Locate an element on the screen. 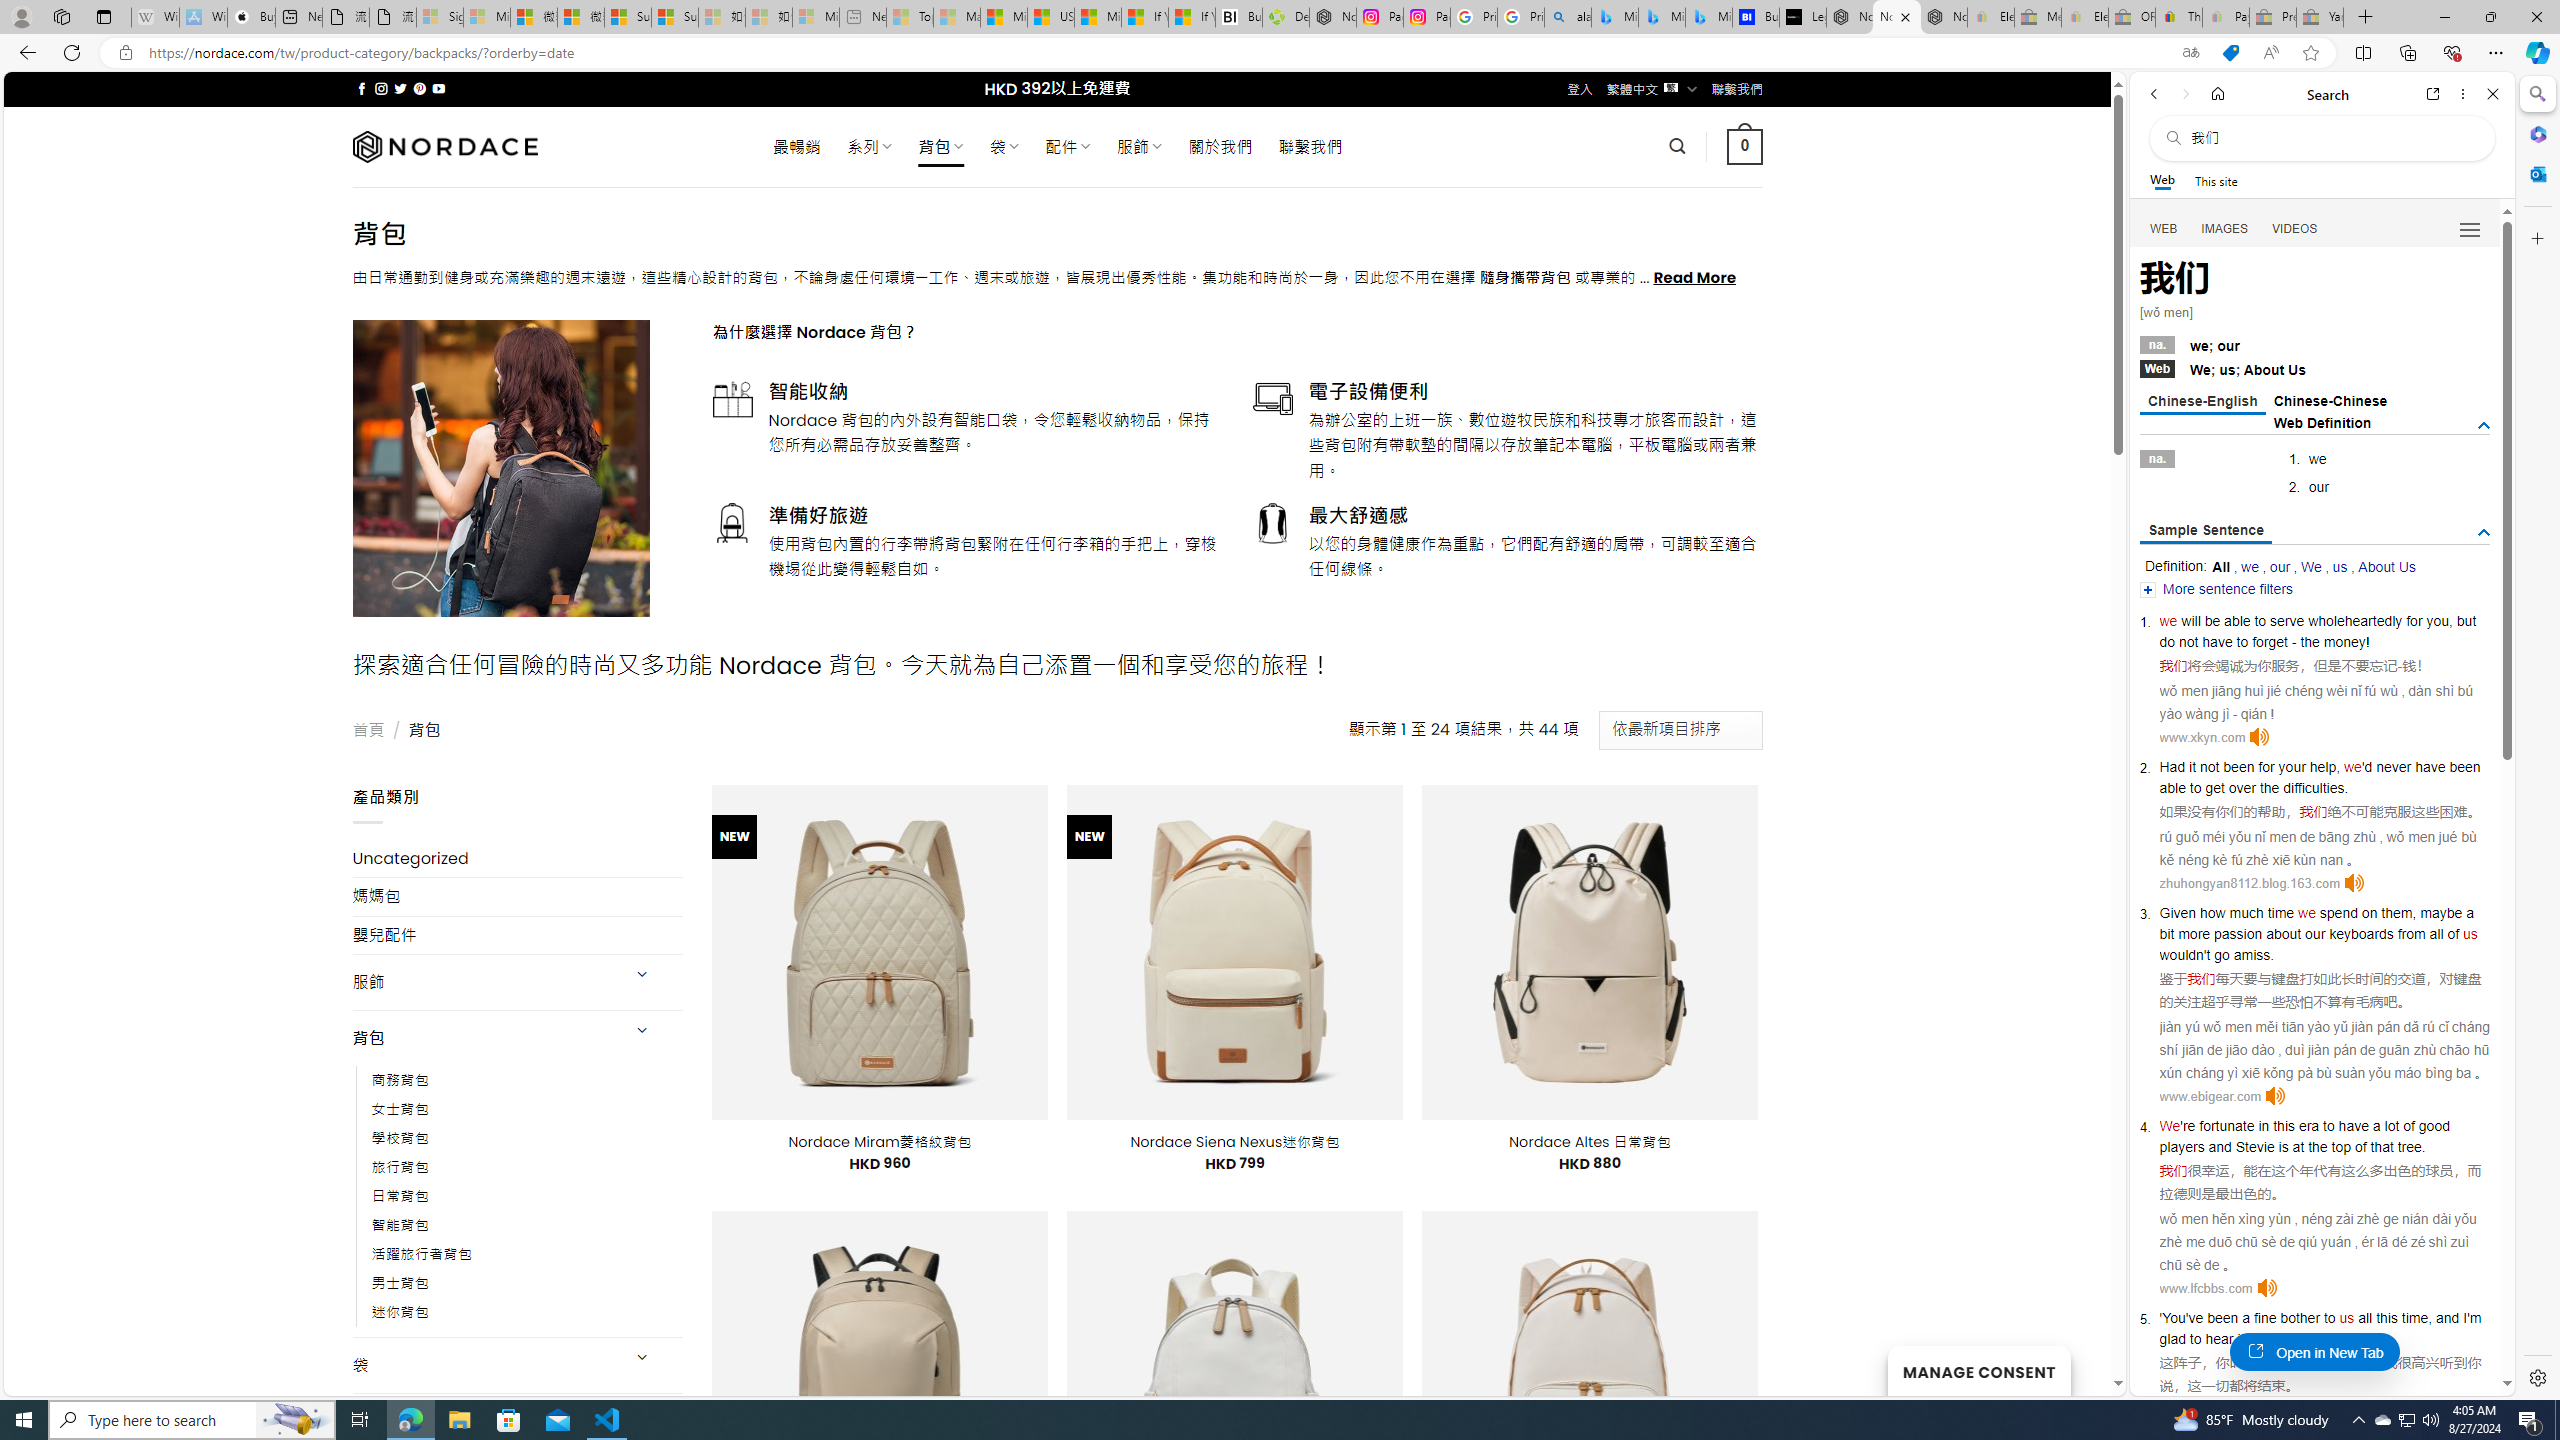 The image size is (2560, 1440). 'over' is located at coordinates (2242, 788).